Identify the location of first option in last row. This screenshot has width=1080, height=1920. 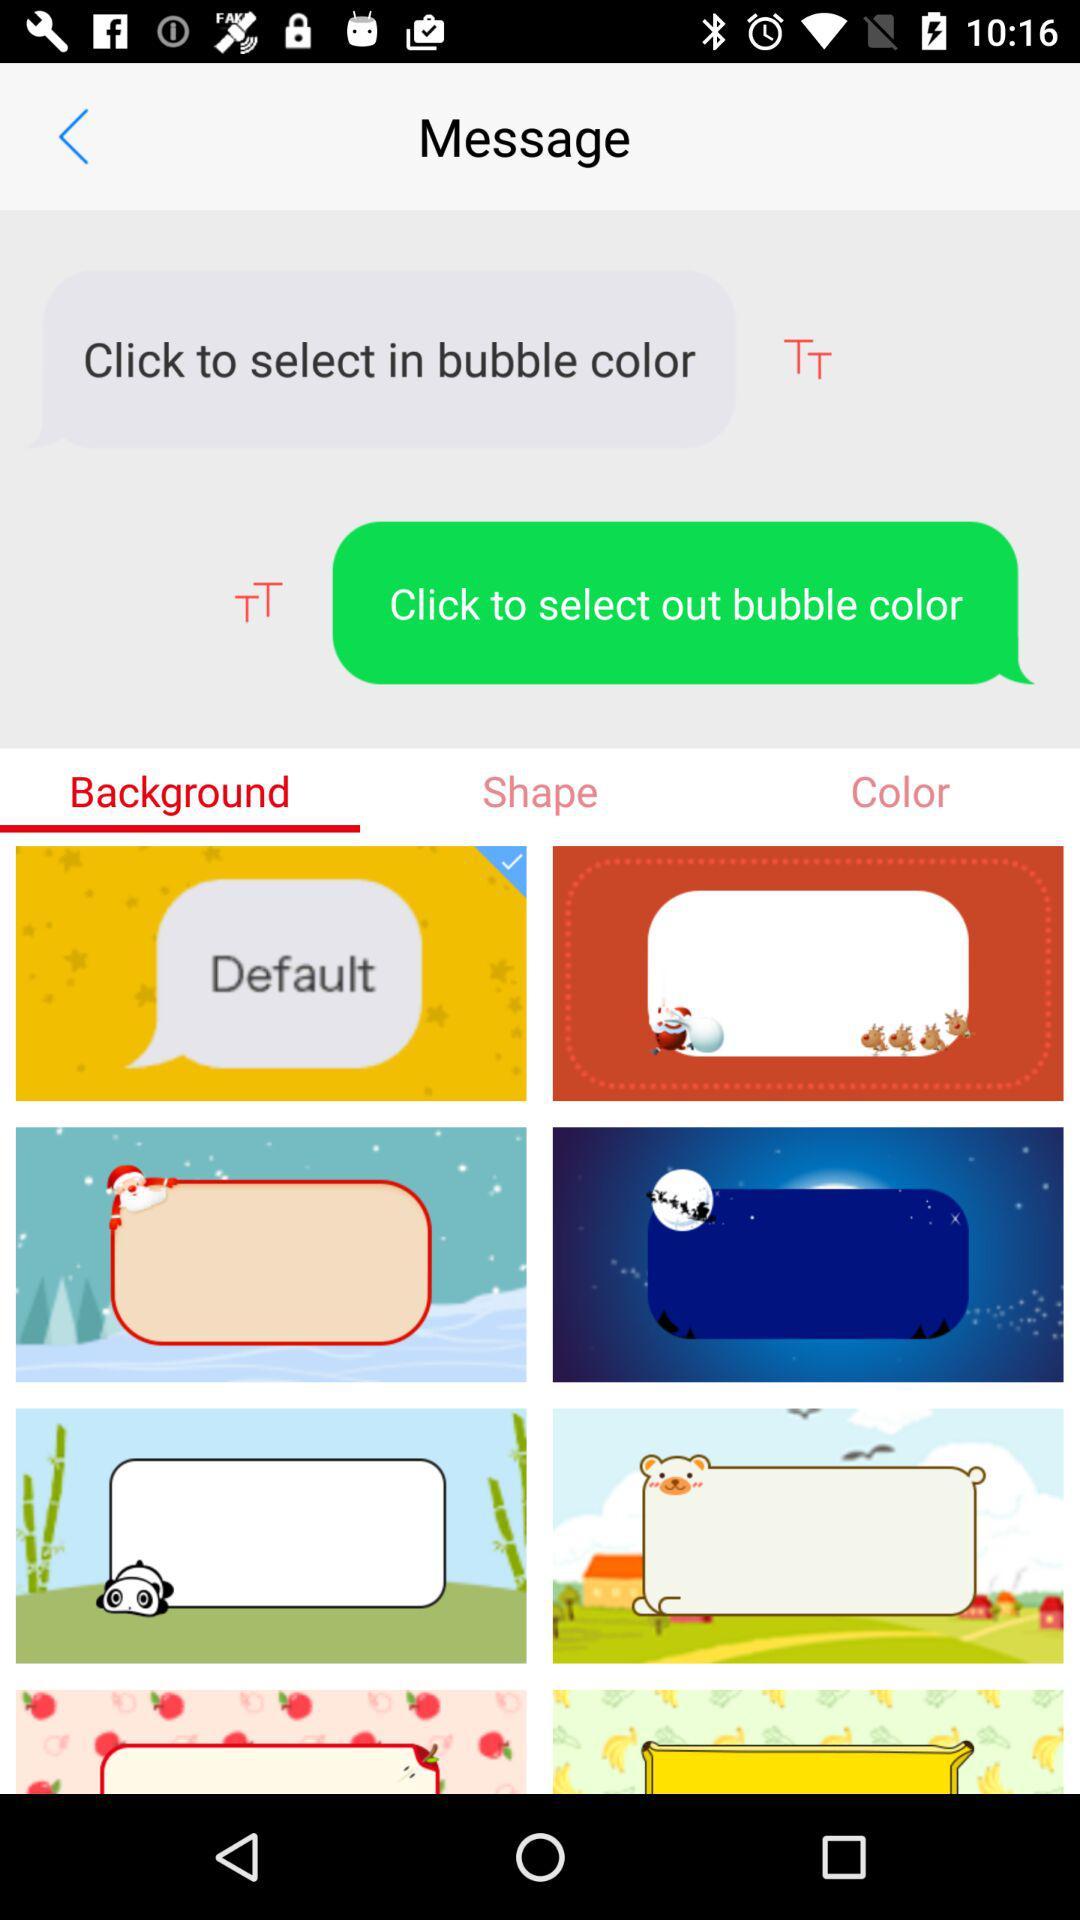
(271, 1741).